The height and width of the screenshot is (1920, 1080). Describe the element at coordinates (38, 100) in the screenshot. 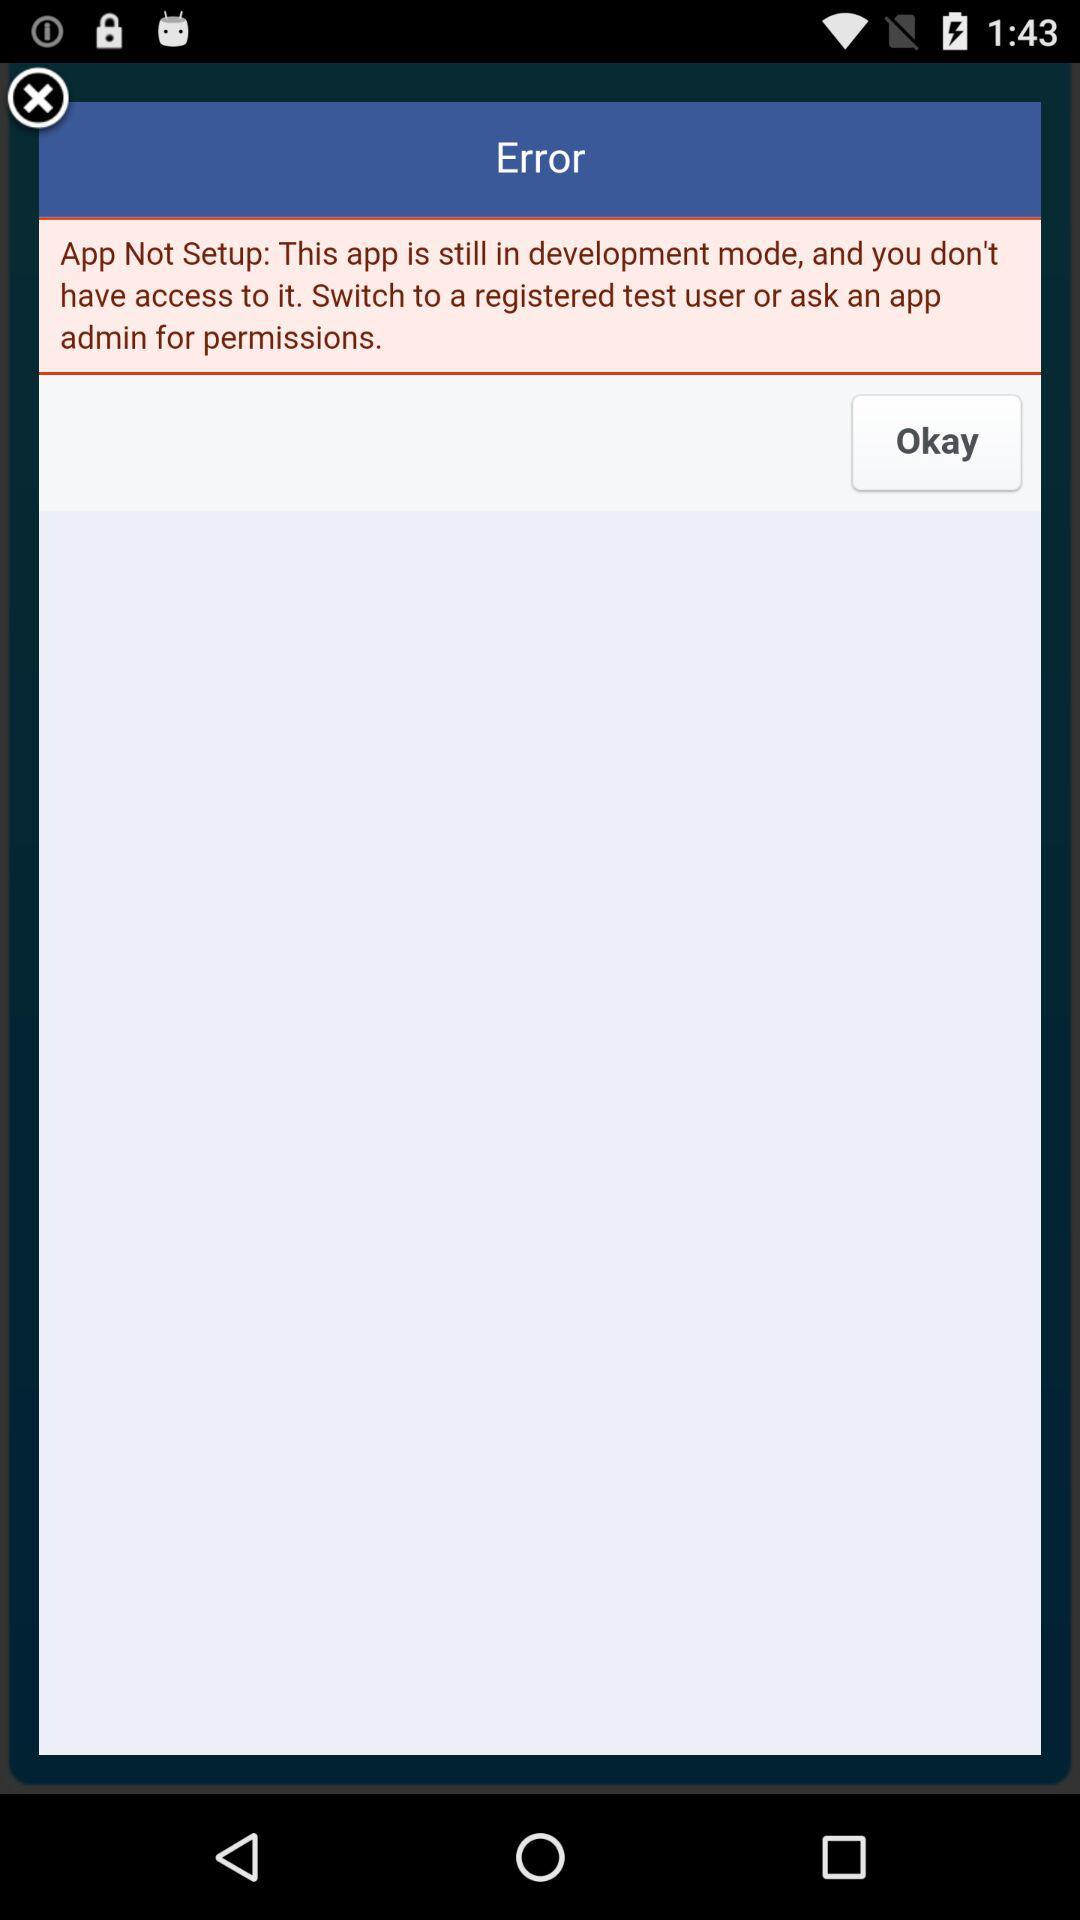

I see `window` at that location.